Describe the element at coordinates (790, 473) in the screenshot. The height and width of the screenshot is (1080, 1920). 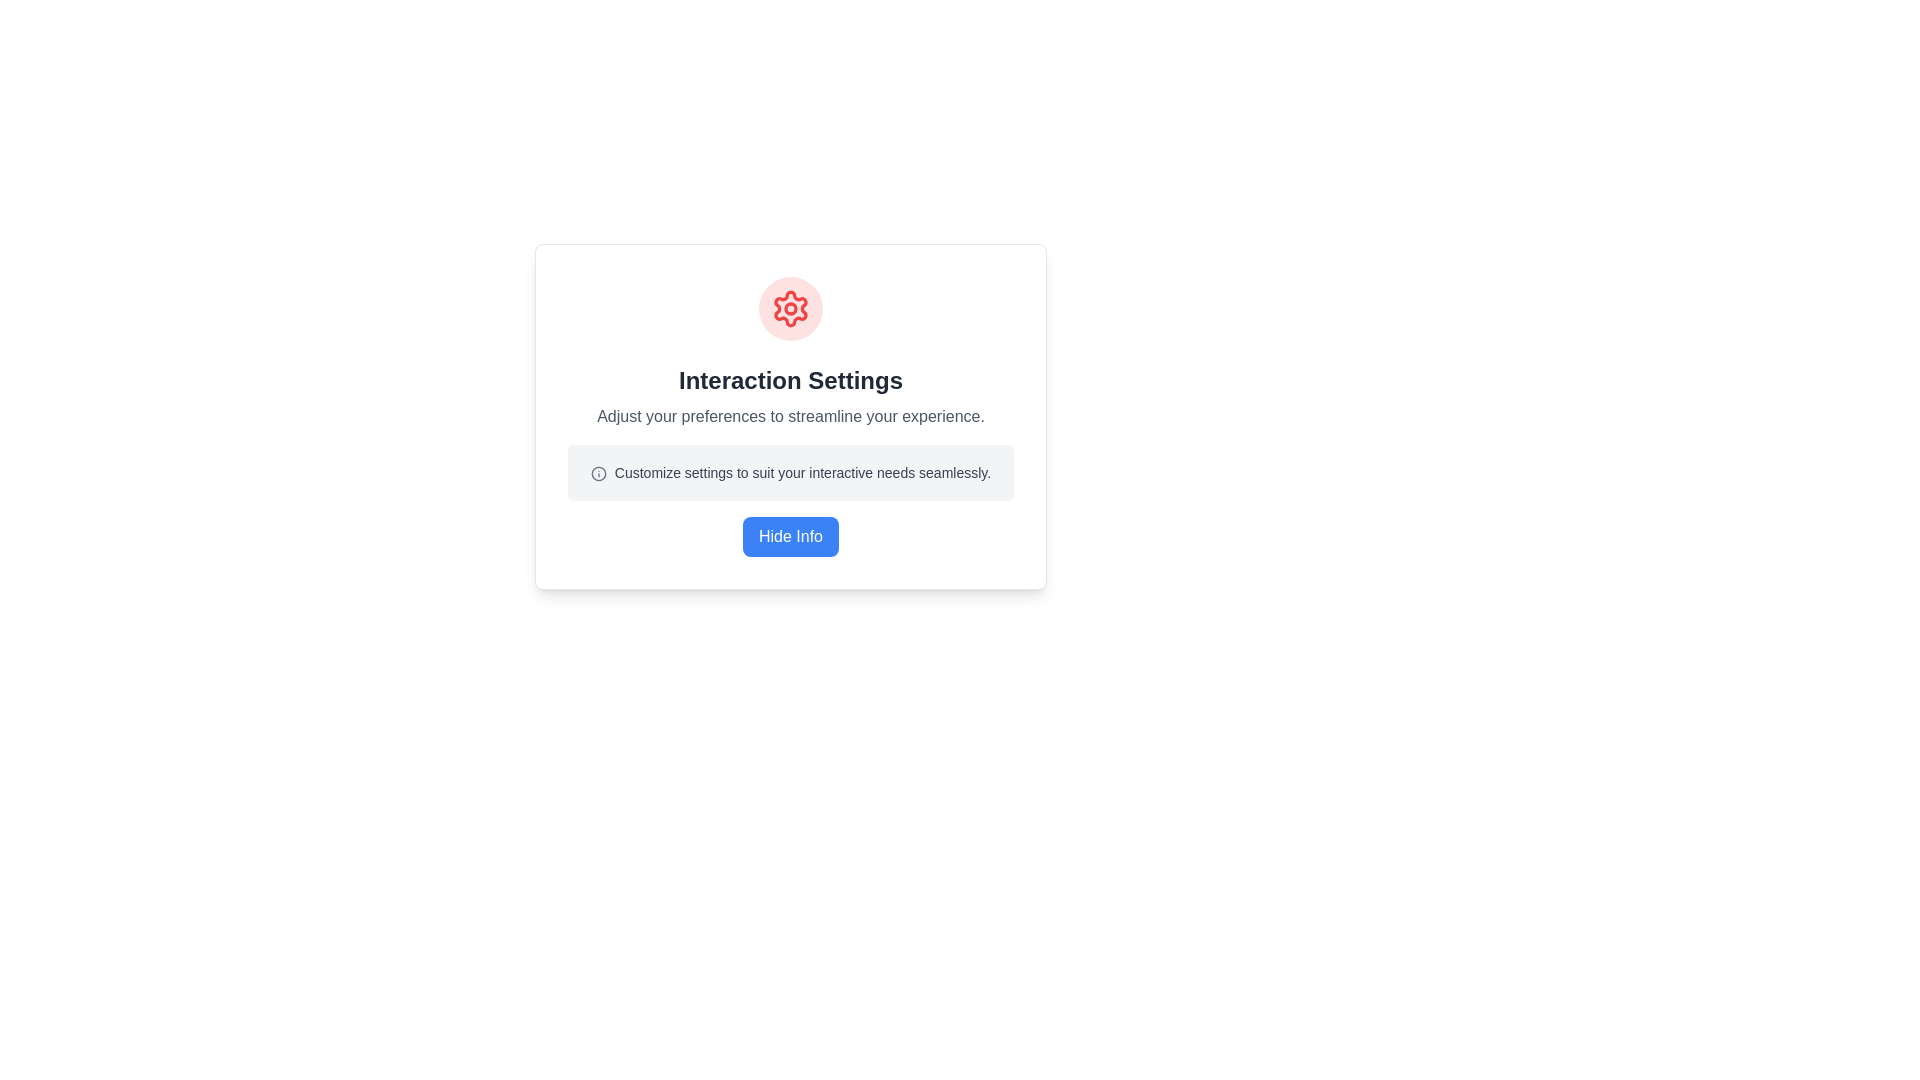
I see `the informational text box with a light gray background and an information icon, located below the subtitle 'Adjust your preferences to streamline your experience.'` at that location.